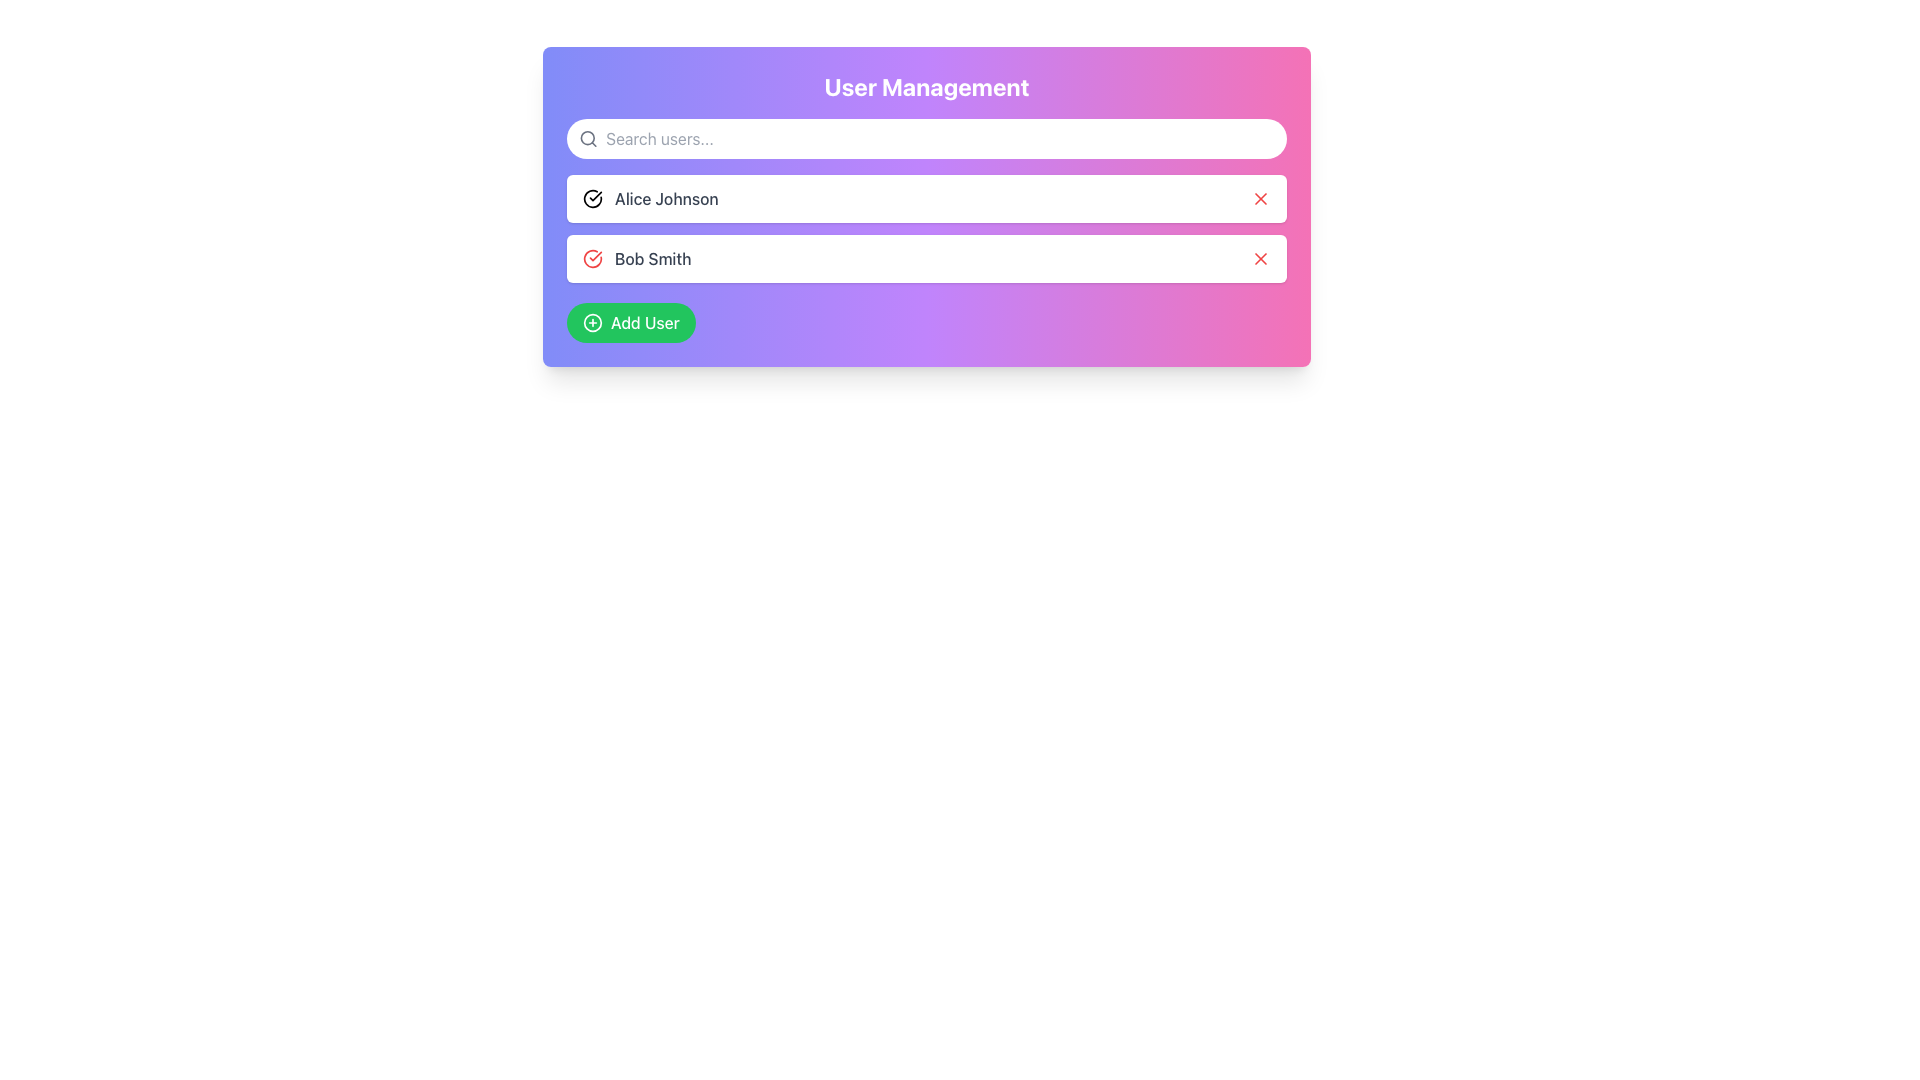 The height and width of the screenshot is (1080, 1920). What do you see at coordinates (650, 199) in the screenshot?
I see `the text label indicating that Alice Johnson is a verified user, which is the first entry in the user information list under the 'User Management' header` at bounding box center [650, 199].